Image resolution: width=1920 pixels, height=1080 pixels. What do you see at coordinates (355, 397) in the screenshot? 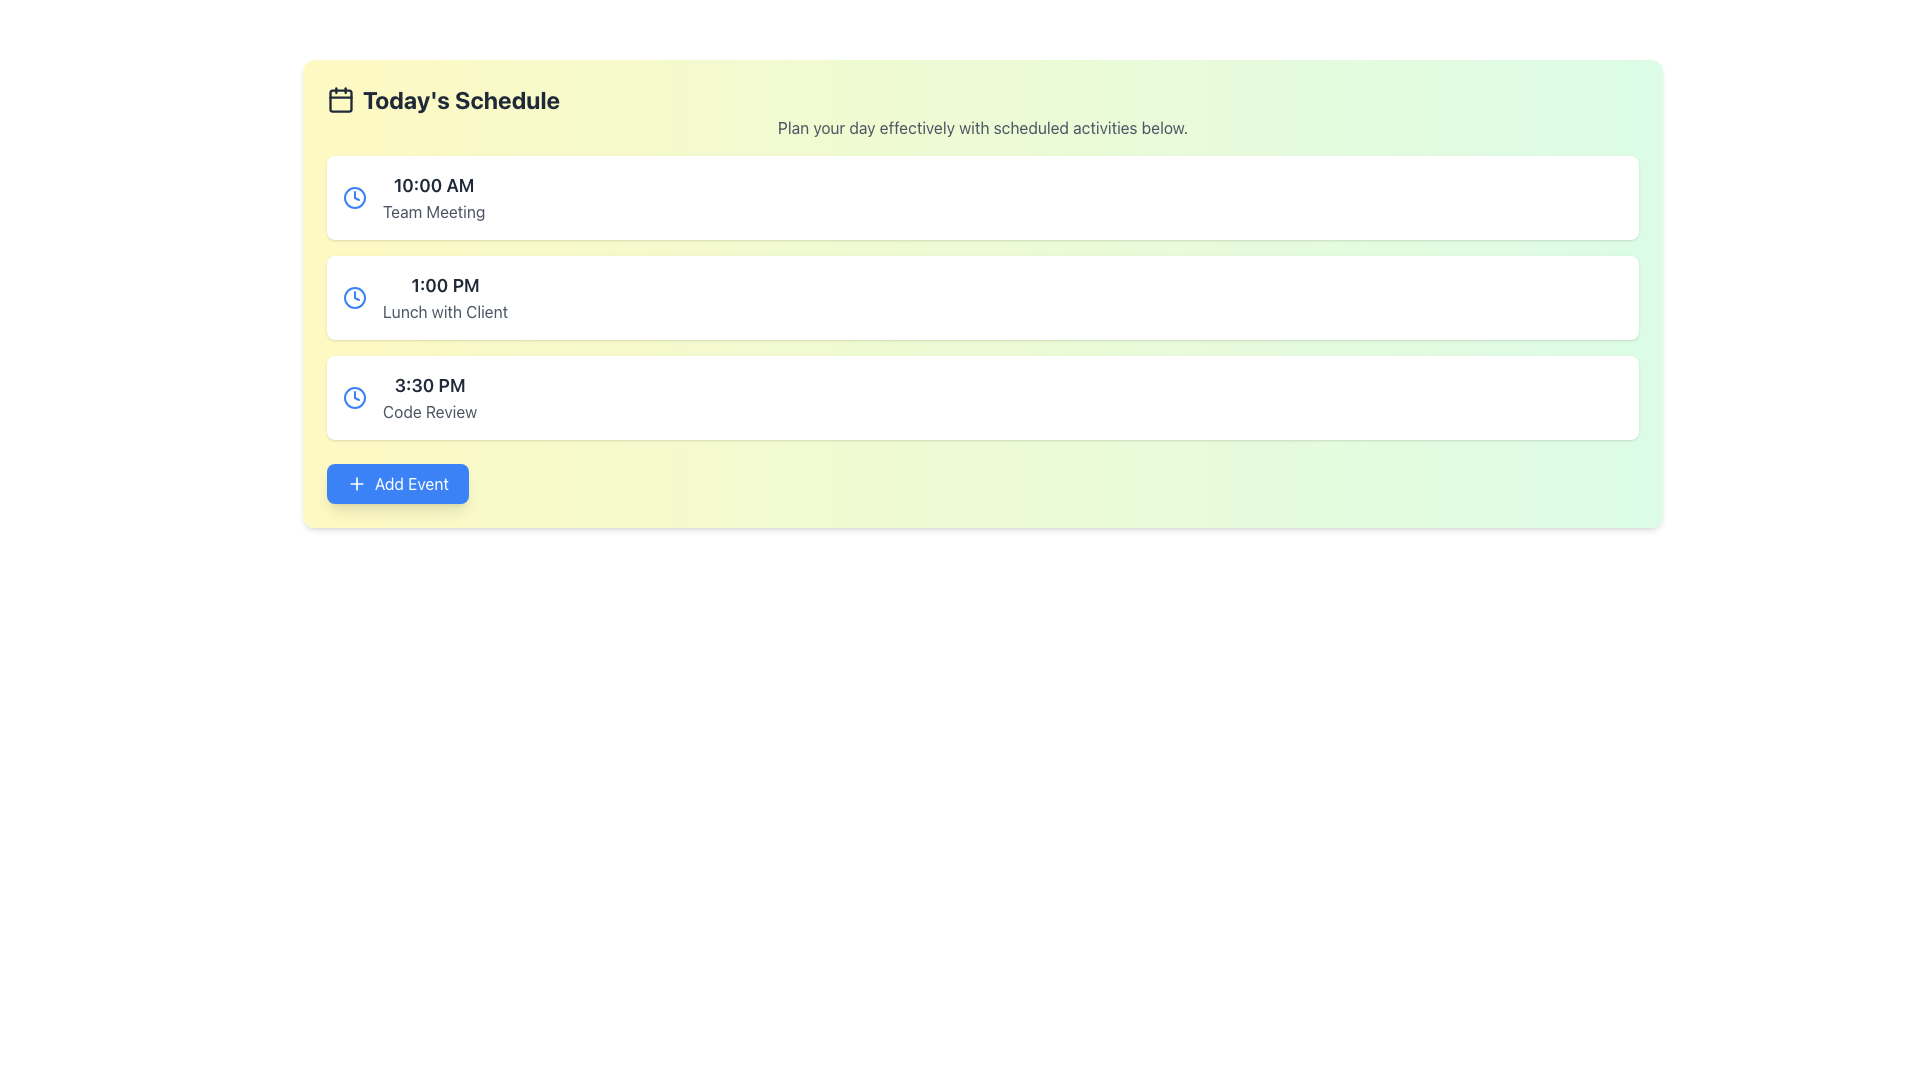
I see `the circular graphical element of the clock icon, which is part of the 'Today's Schedule' section, located to the left of the '10:00 AM Team Meeting' text` at bounding box center [355, 397].